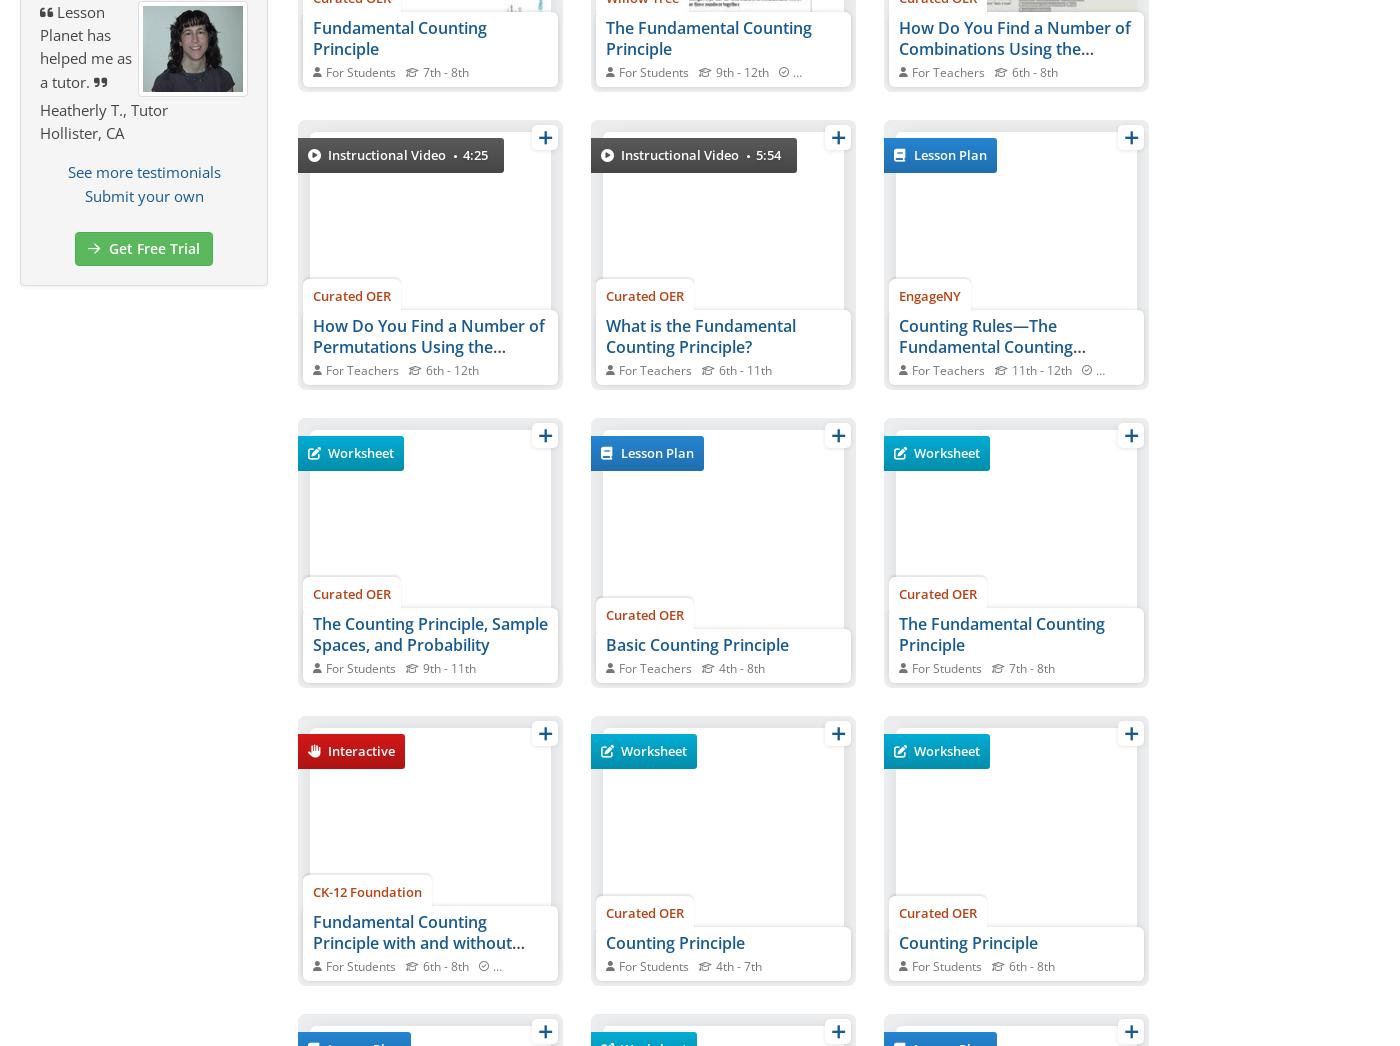  Describe the element at coordinates (1015, 59) in the screenshot. I see `'How Do You Find a Number of Combinations Using the Fundamental Counting Principle?'` at that location.